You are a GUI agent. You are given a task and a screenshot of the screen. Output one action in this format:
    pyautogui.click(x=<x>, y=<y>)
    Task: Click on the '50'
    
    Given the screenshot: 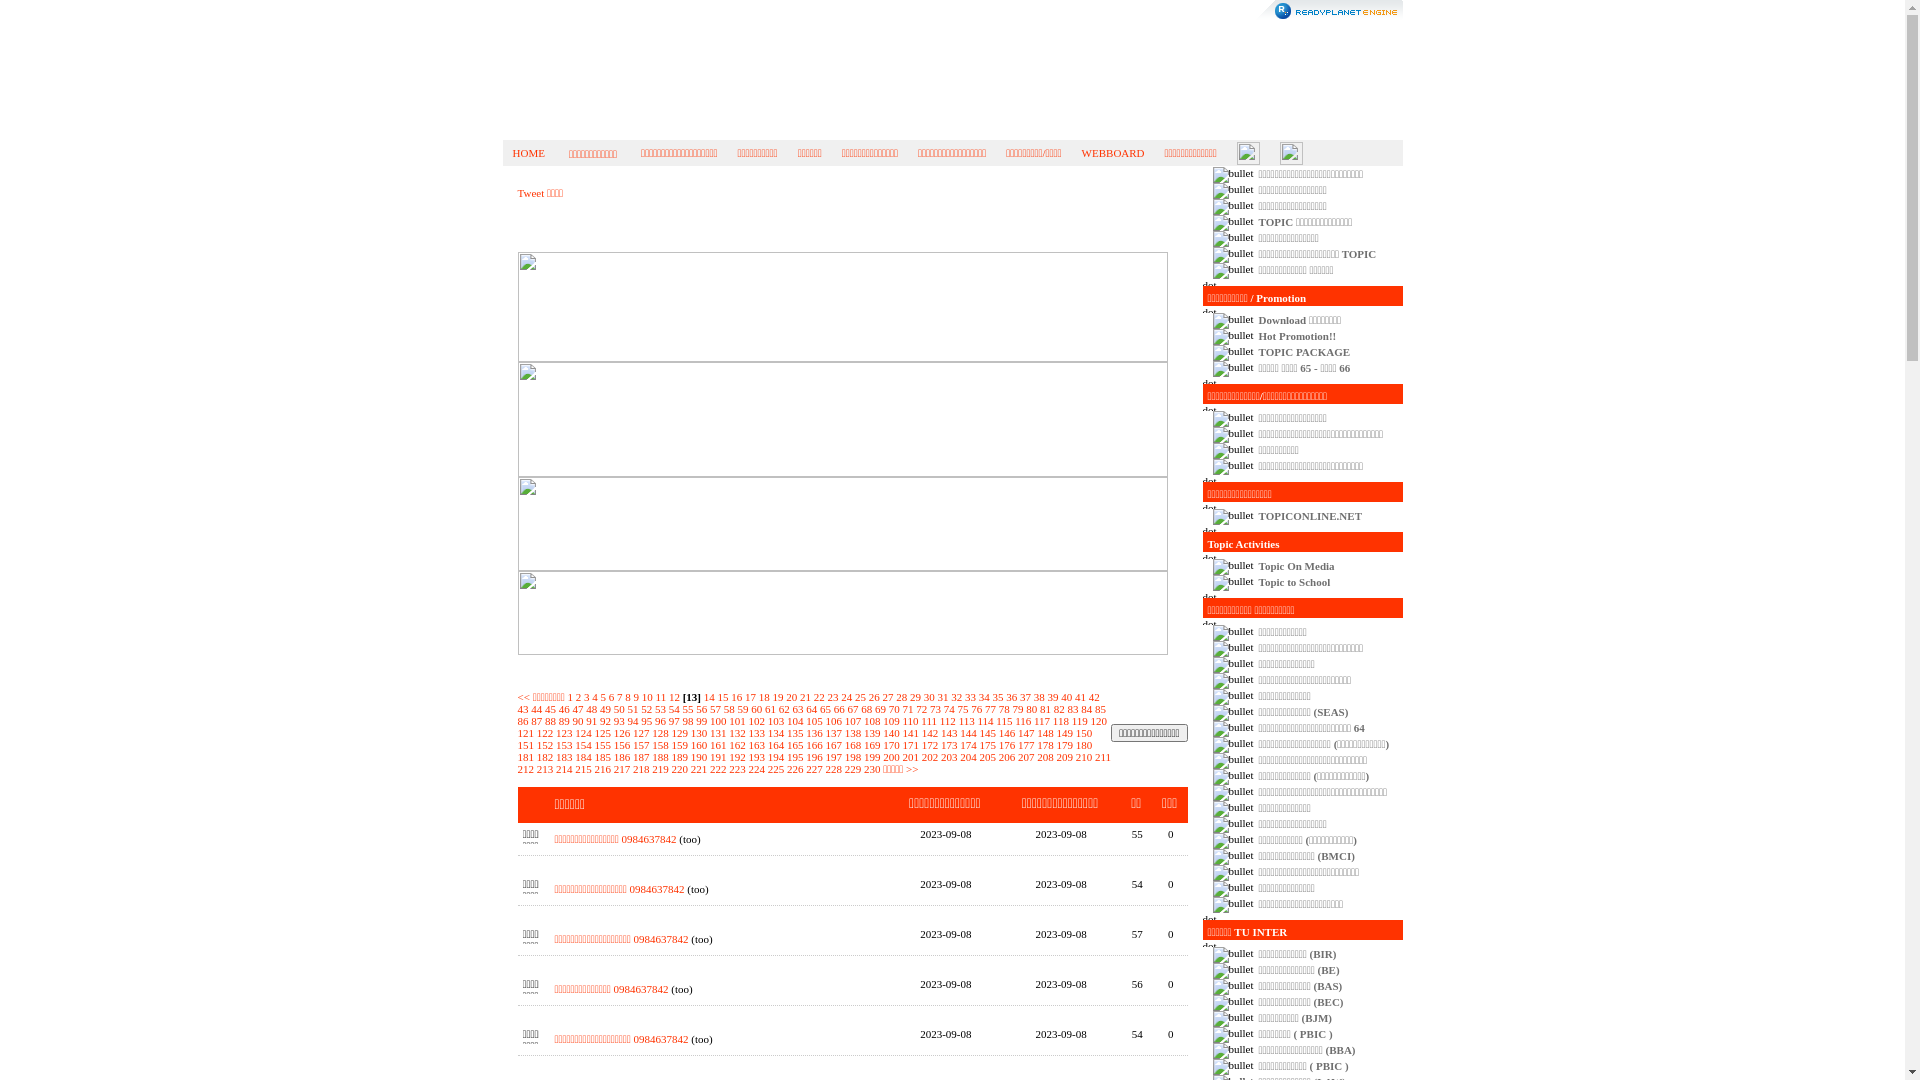 What is the action you would take?
    pyautogui.click(x=618, y=708)
    